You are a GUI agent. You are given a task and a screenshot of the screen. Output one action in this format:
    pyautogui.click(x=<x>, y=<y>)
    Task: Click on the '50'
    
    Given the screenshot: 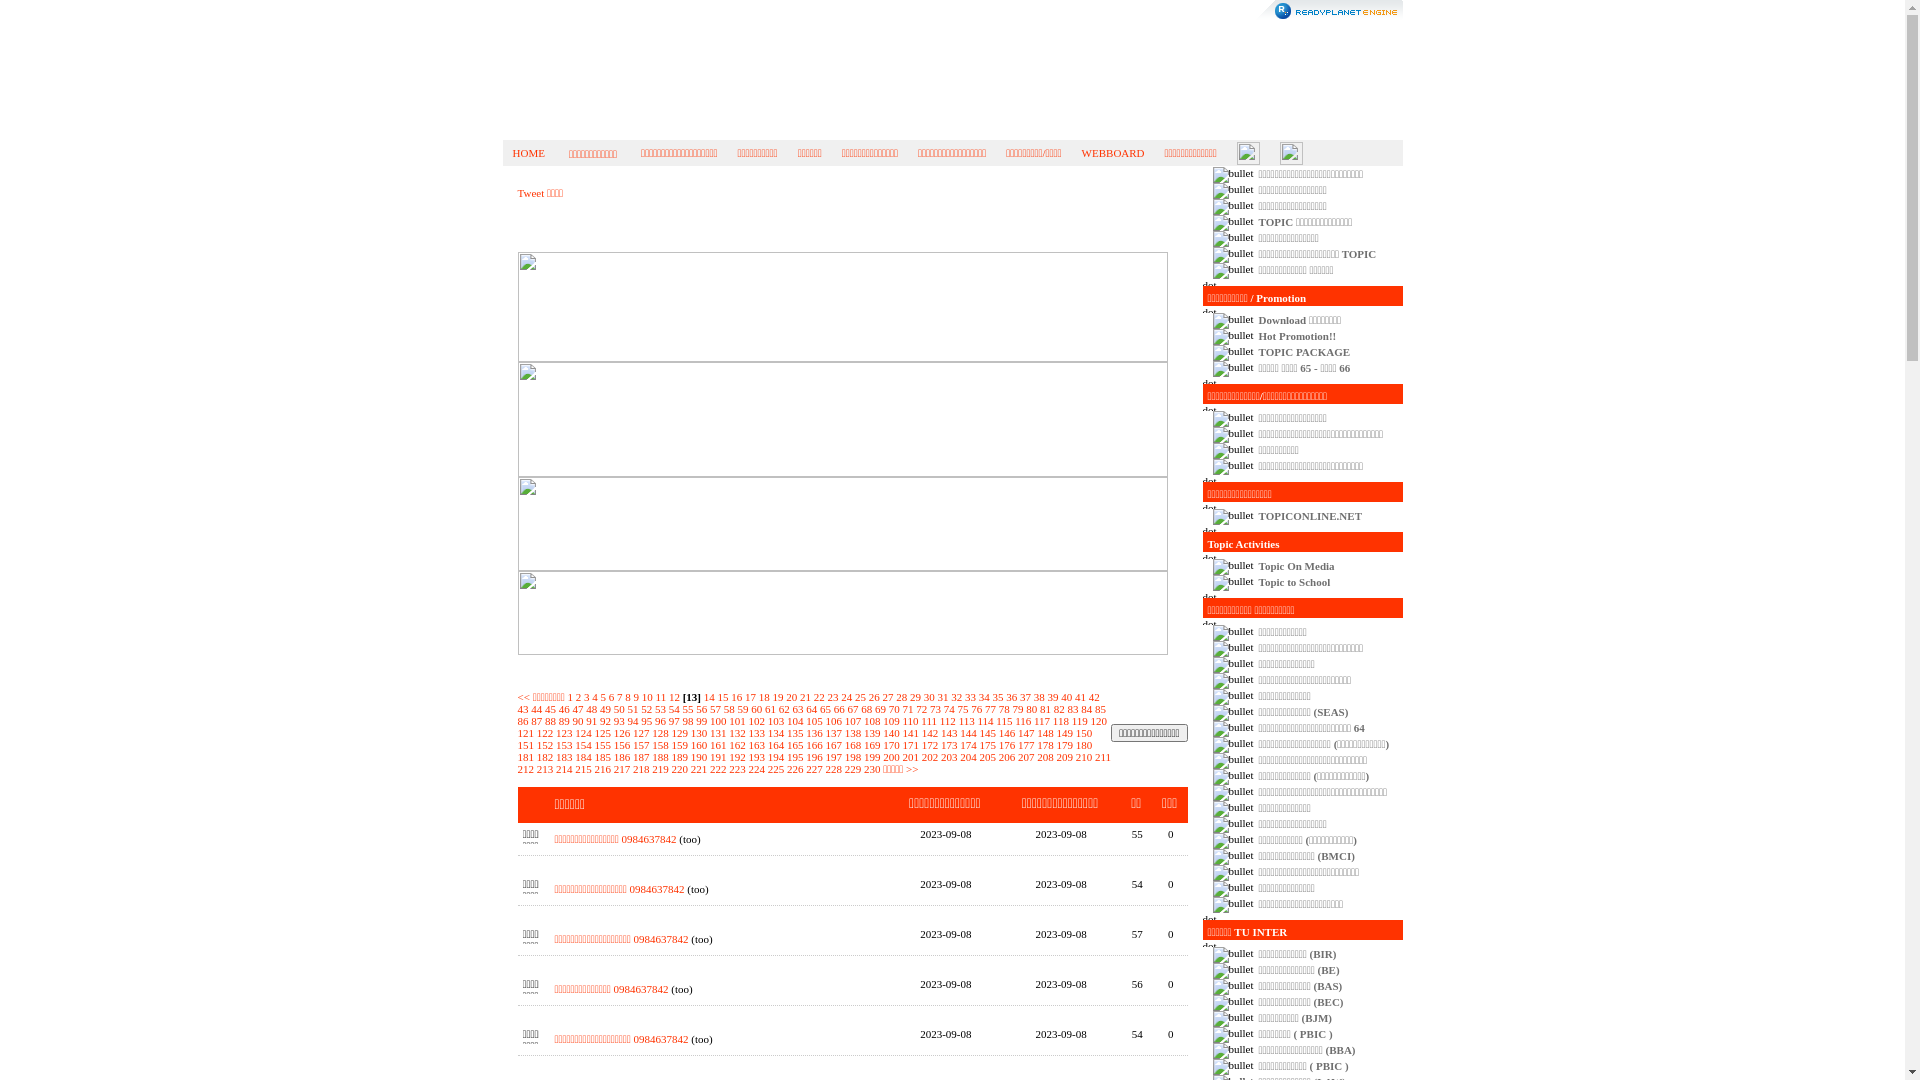 What is the action you would take?
    pyautogui.click(x=618, y=708)
    